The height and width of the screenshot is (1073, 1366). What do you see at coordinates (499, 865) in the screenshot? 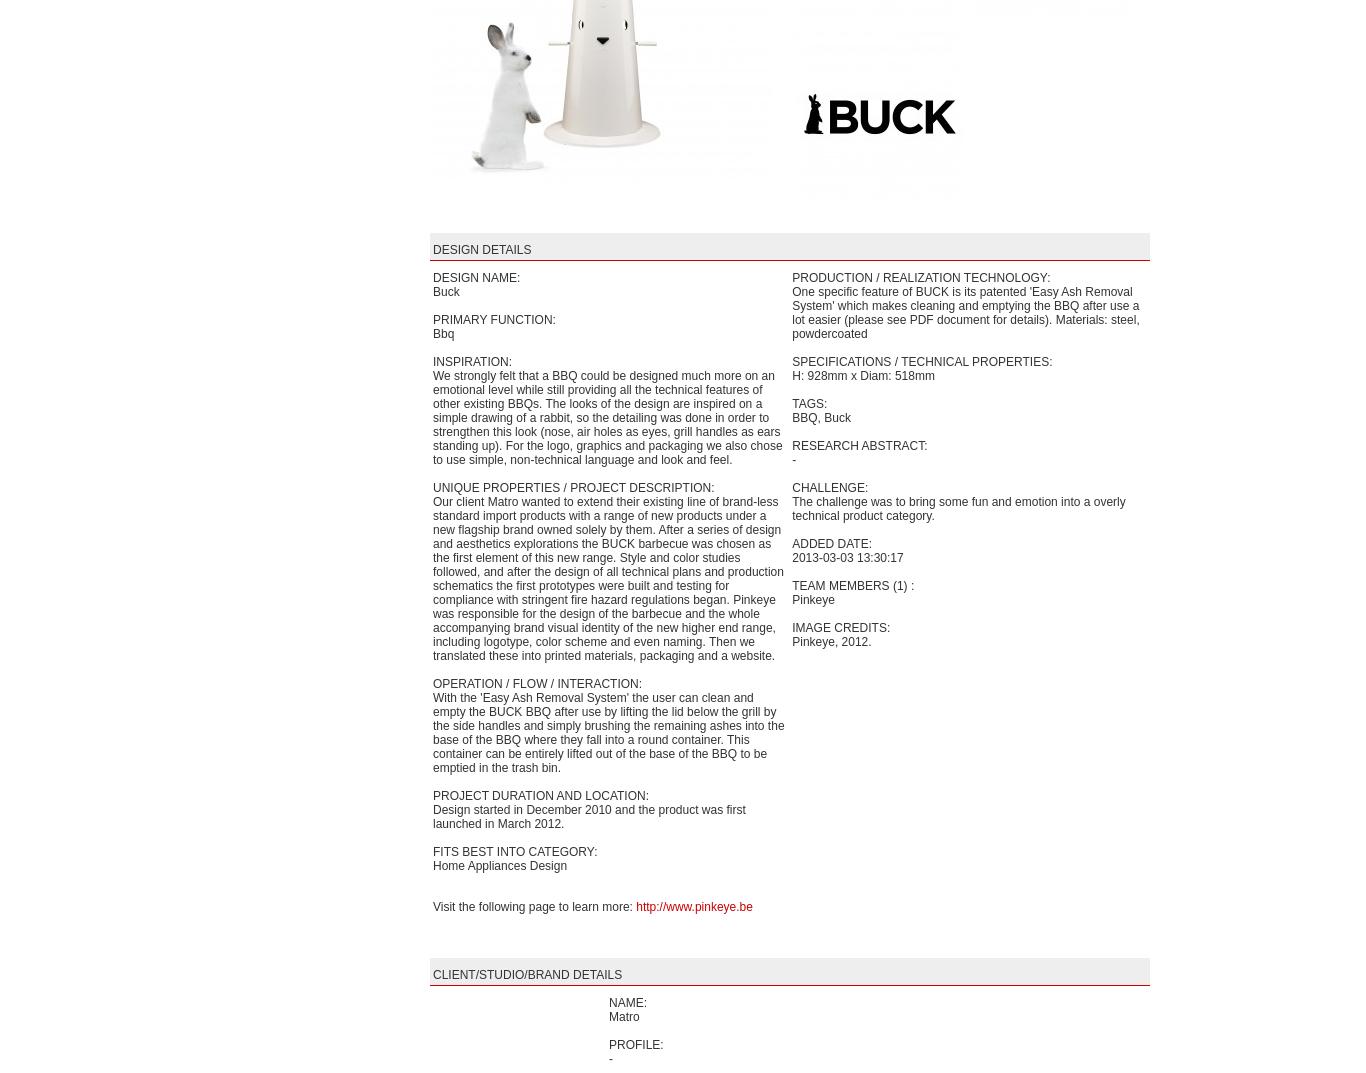
I see `'Home Appliances Design'` at bounding box center [499, 865].